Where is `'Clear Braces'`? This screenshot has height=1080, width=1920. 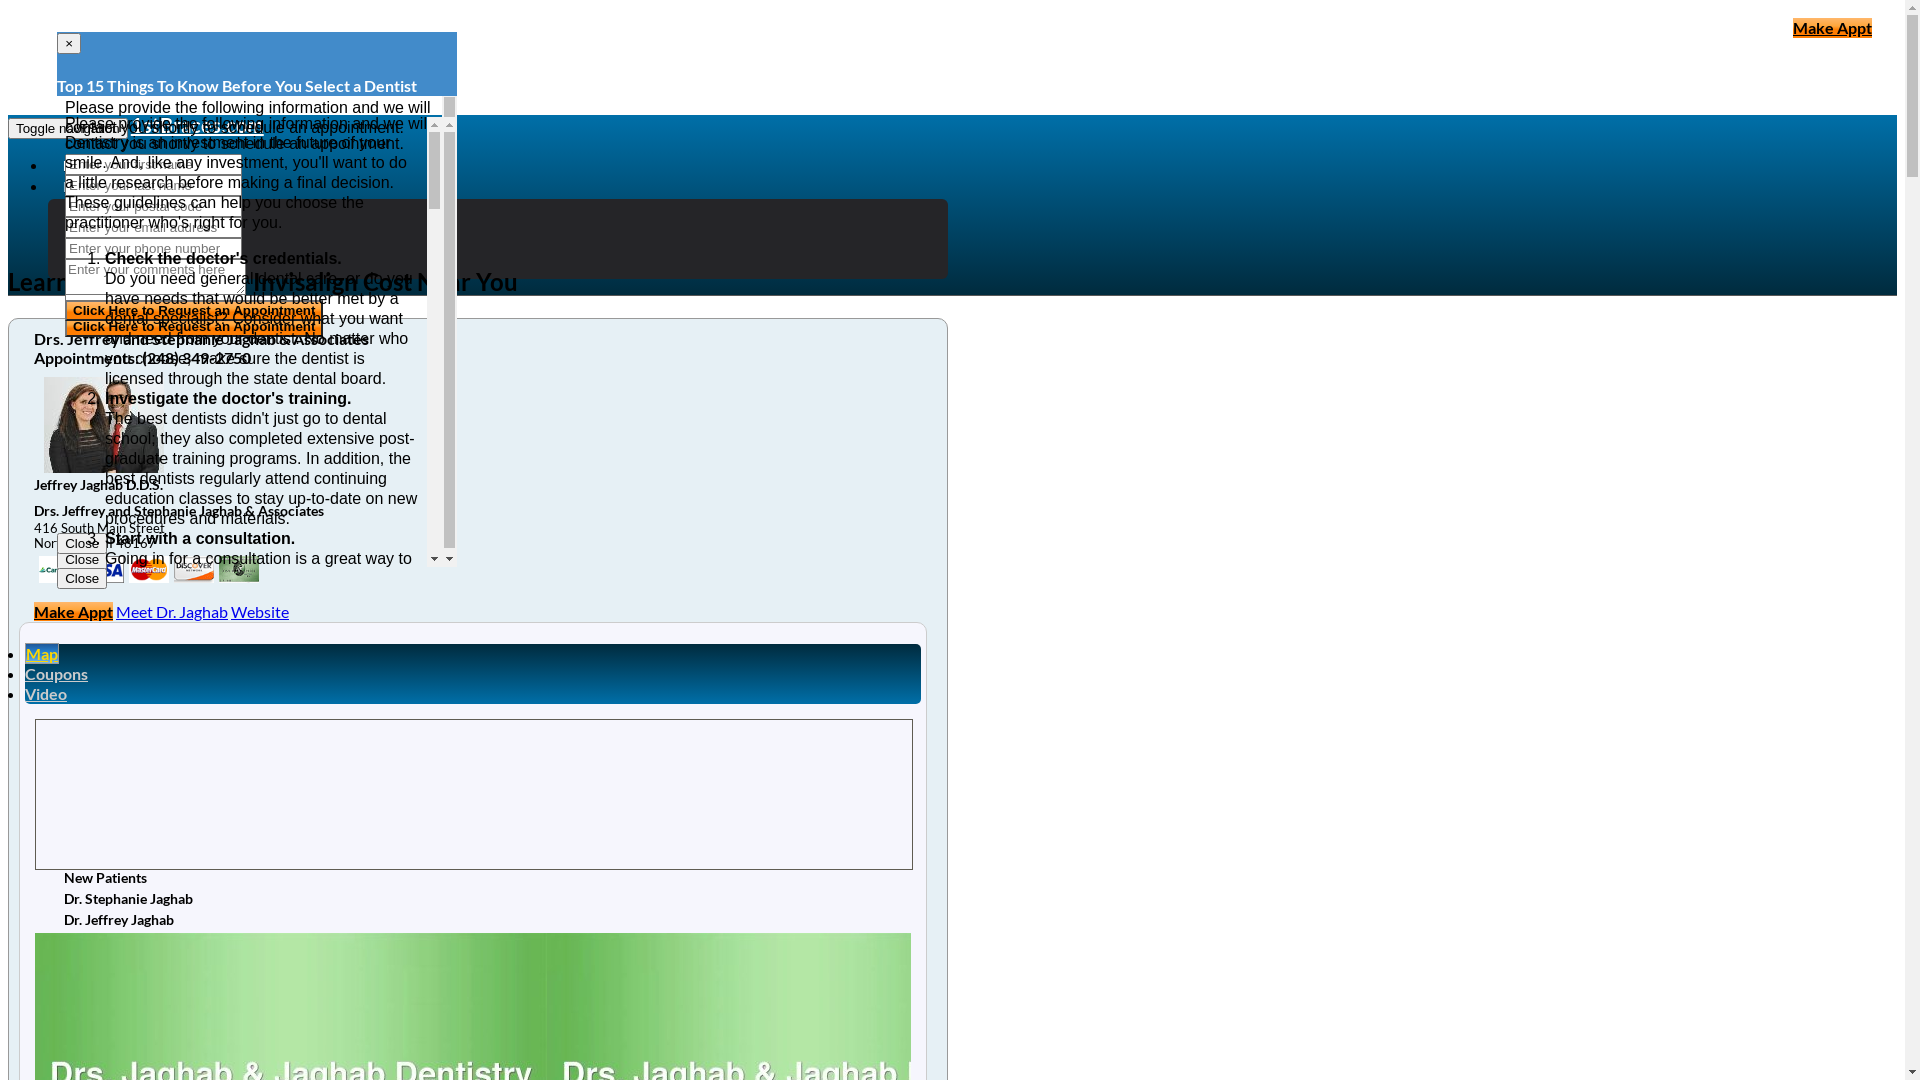 'Clear Braces' is located at coordinates (129, 247).